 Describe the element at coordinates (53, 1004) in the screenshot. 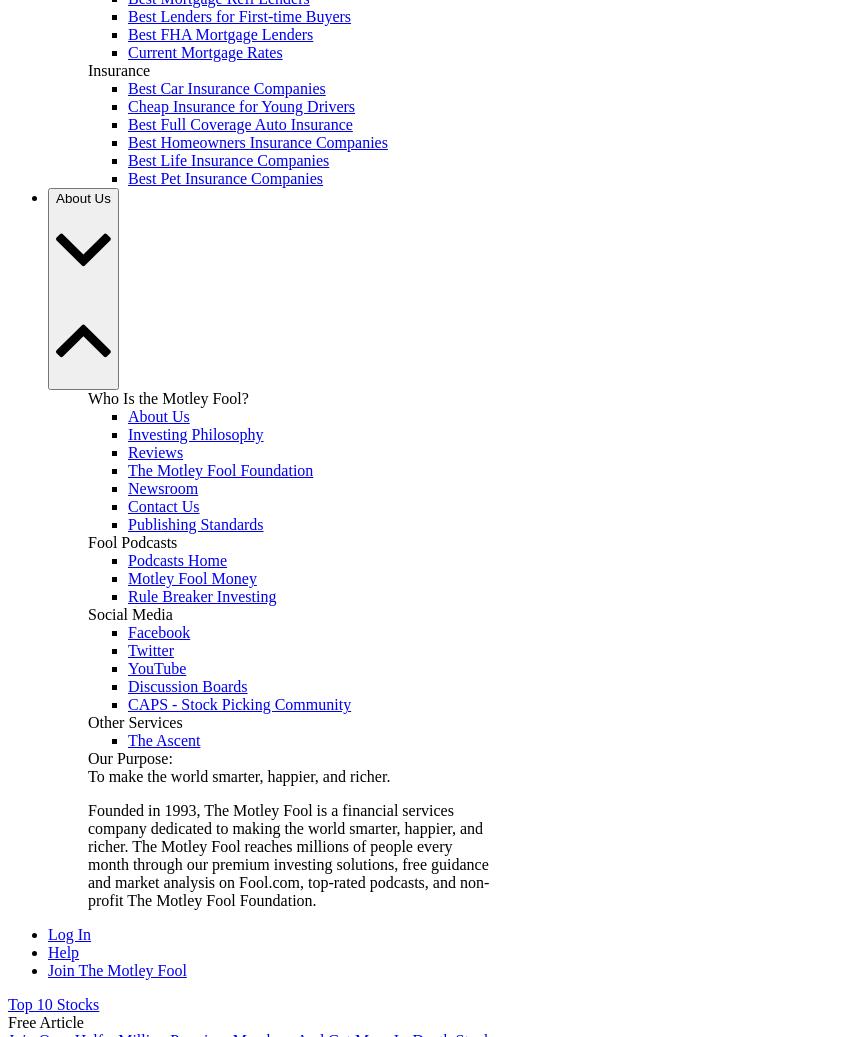

I see `'Top 10 Stocks'` at that location.